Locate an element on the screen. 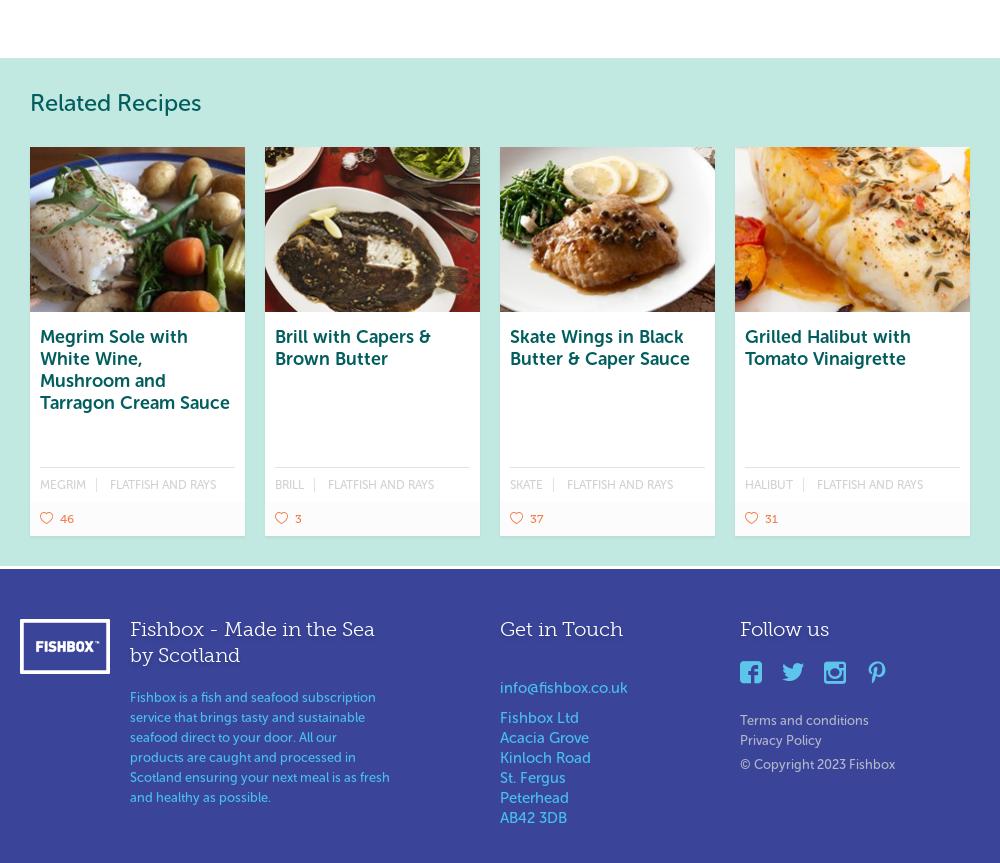 The width and height of the screenshot is (1000, 863). 'Skate Wings in Black Butter & Caper Sauce' is located at coordinates (599, 347).